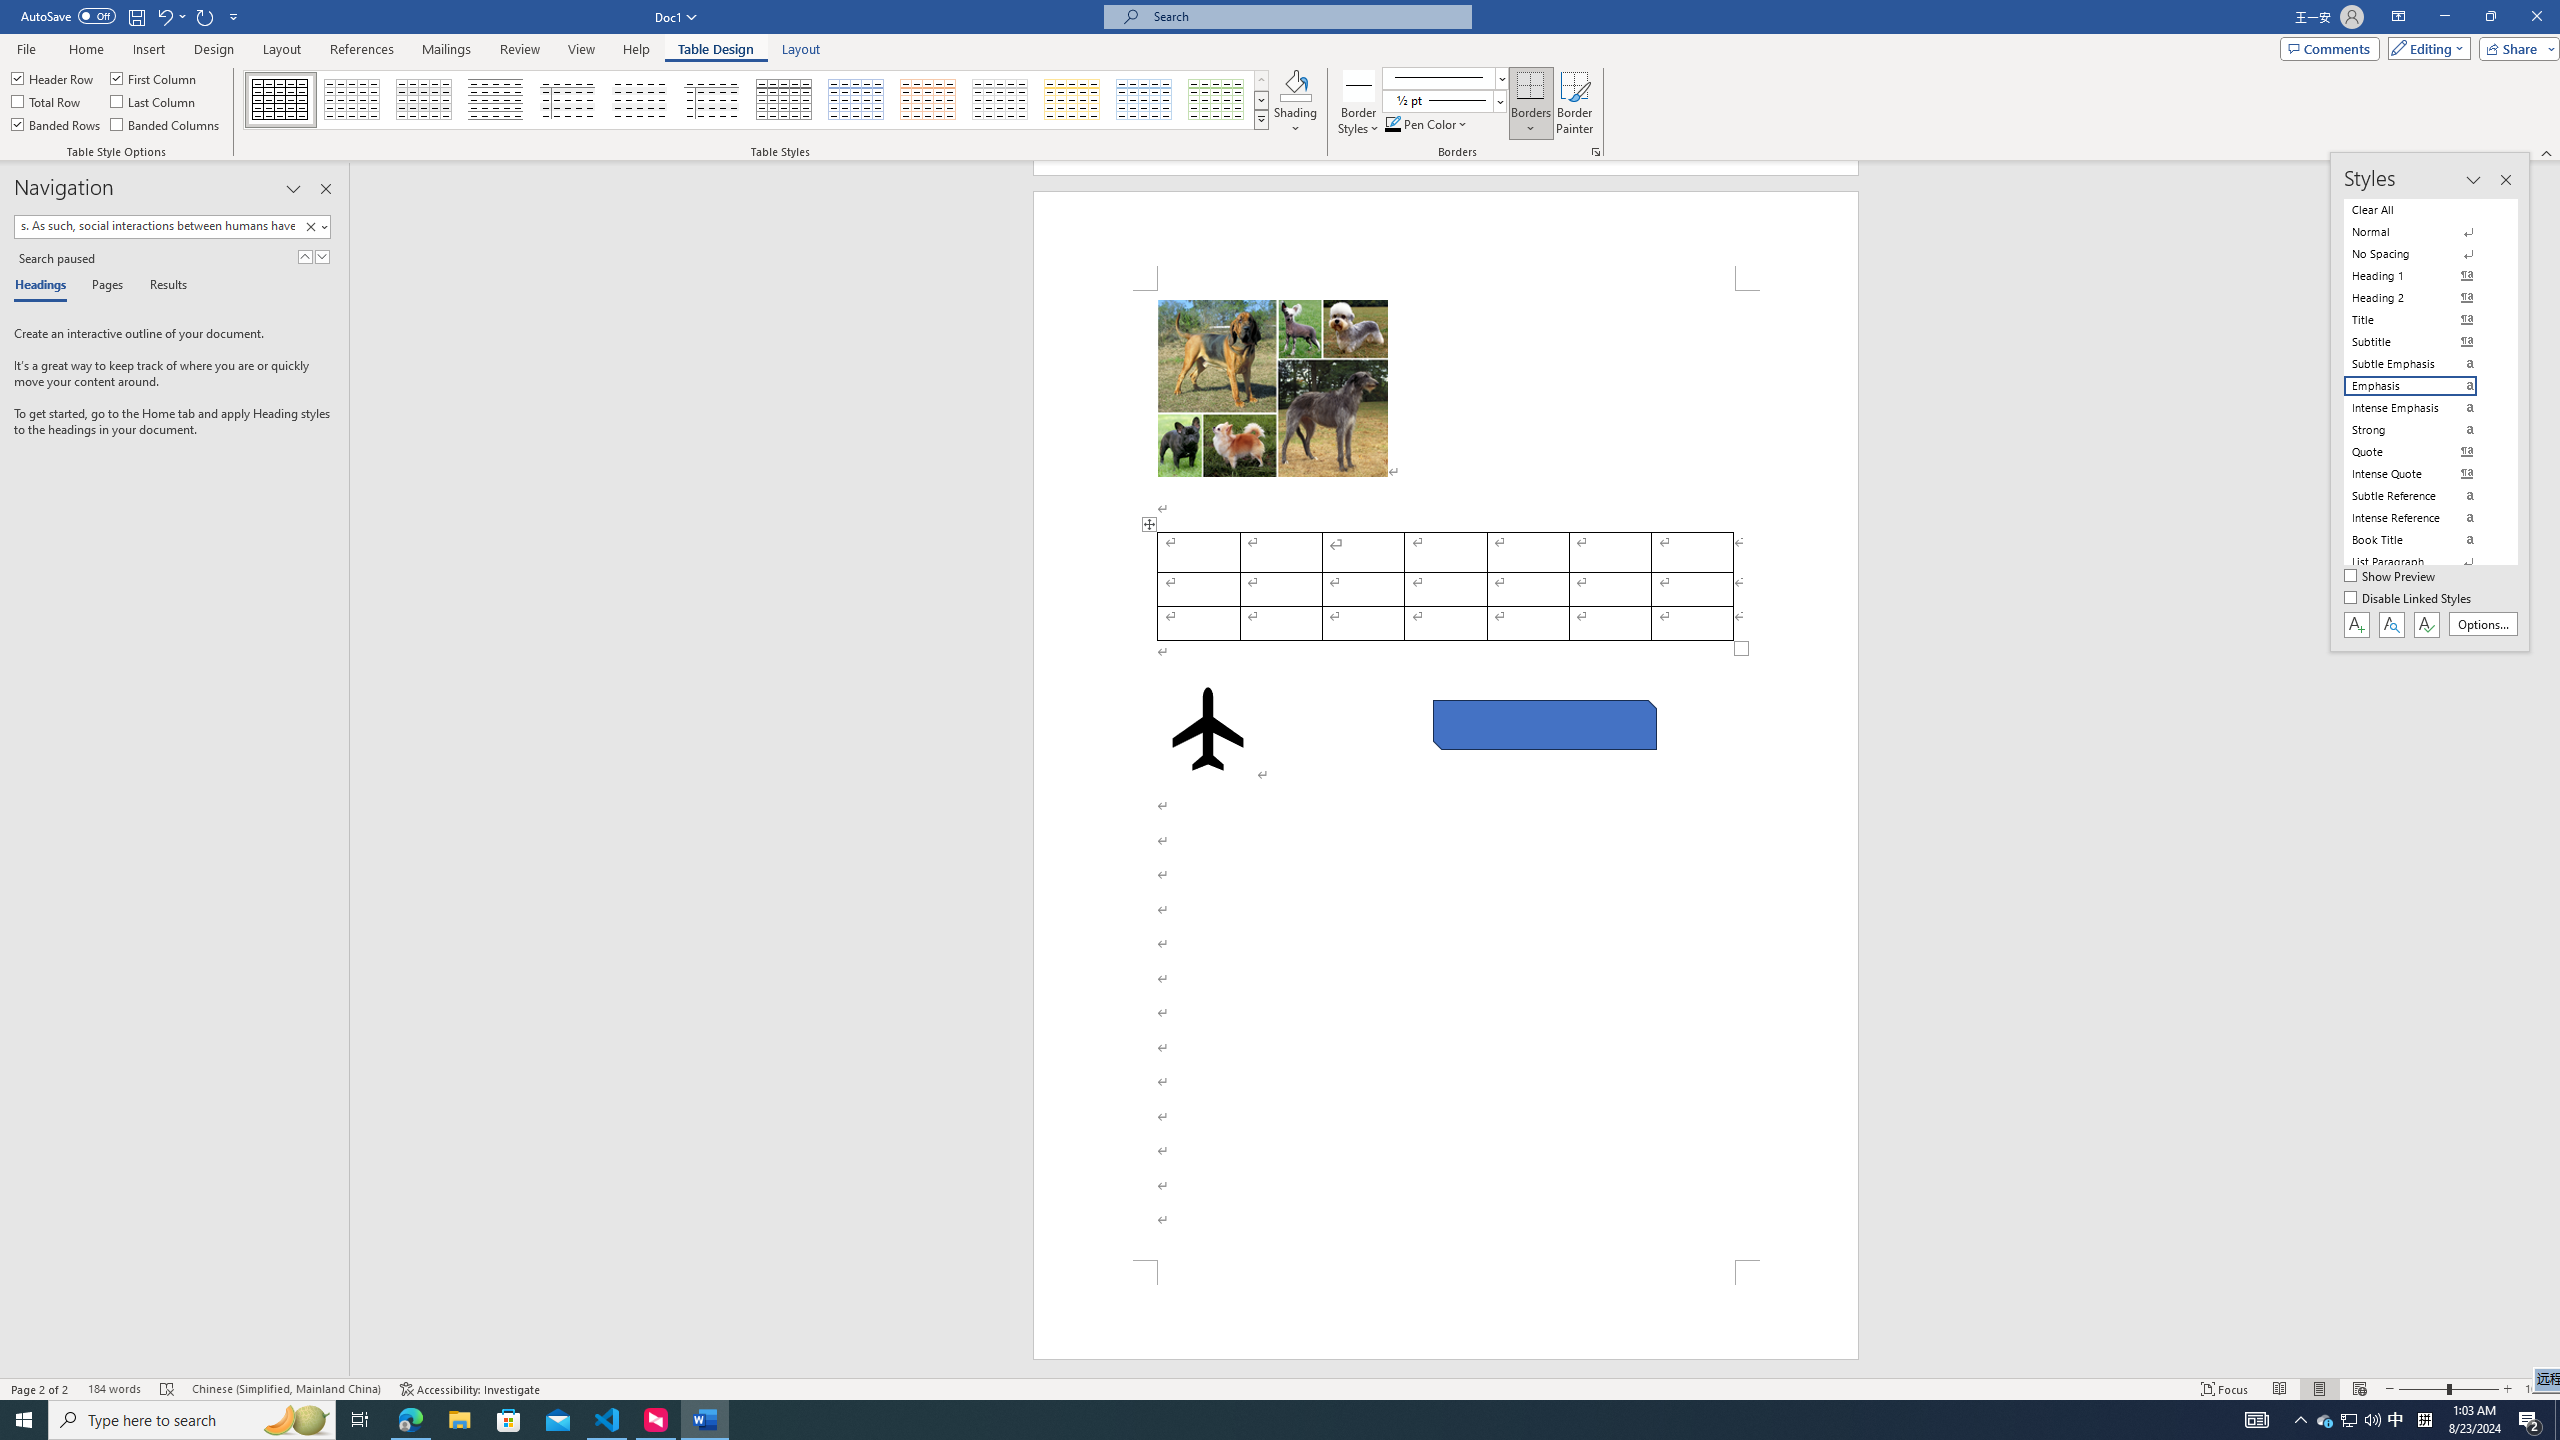 Image resolution: width=2560 pixels, height=1440 pixels. What do you see at coordinates (46, 99) in the screenshot?
I see `'Total Row'` at bounding box center [46, 99].